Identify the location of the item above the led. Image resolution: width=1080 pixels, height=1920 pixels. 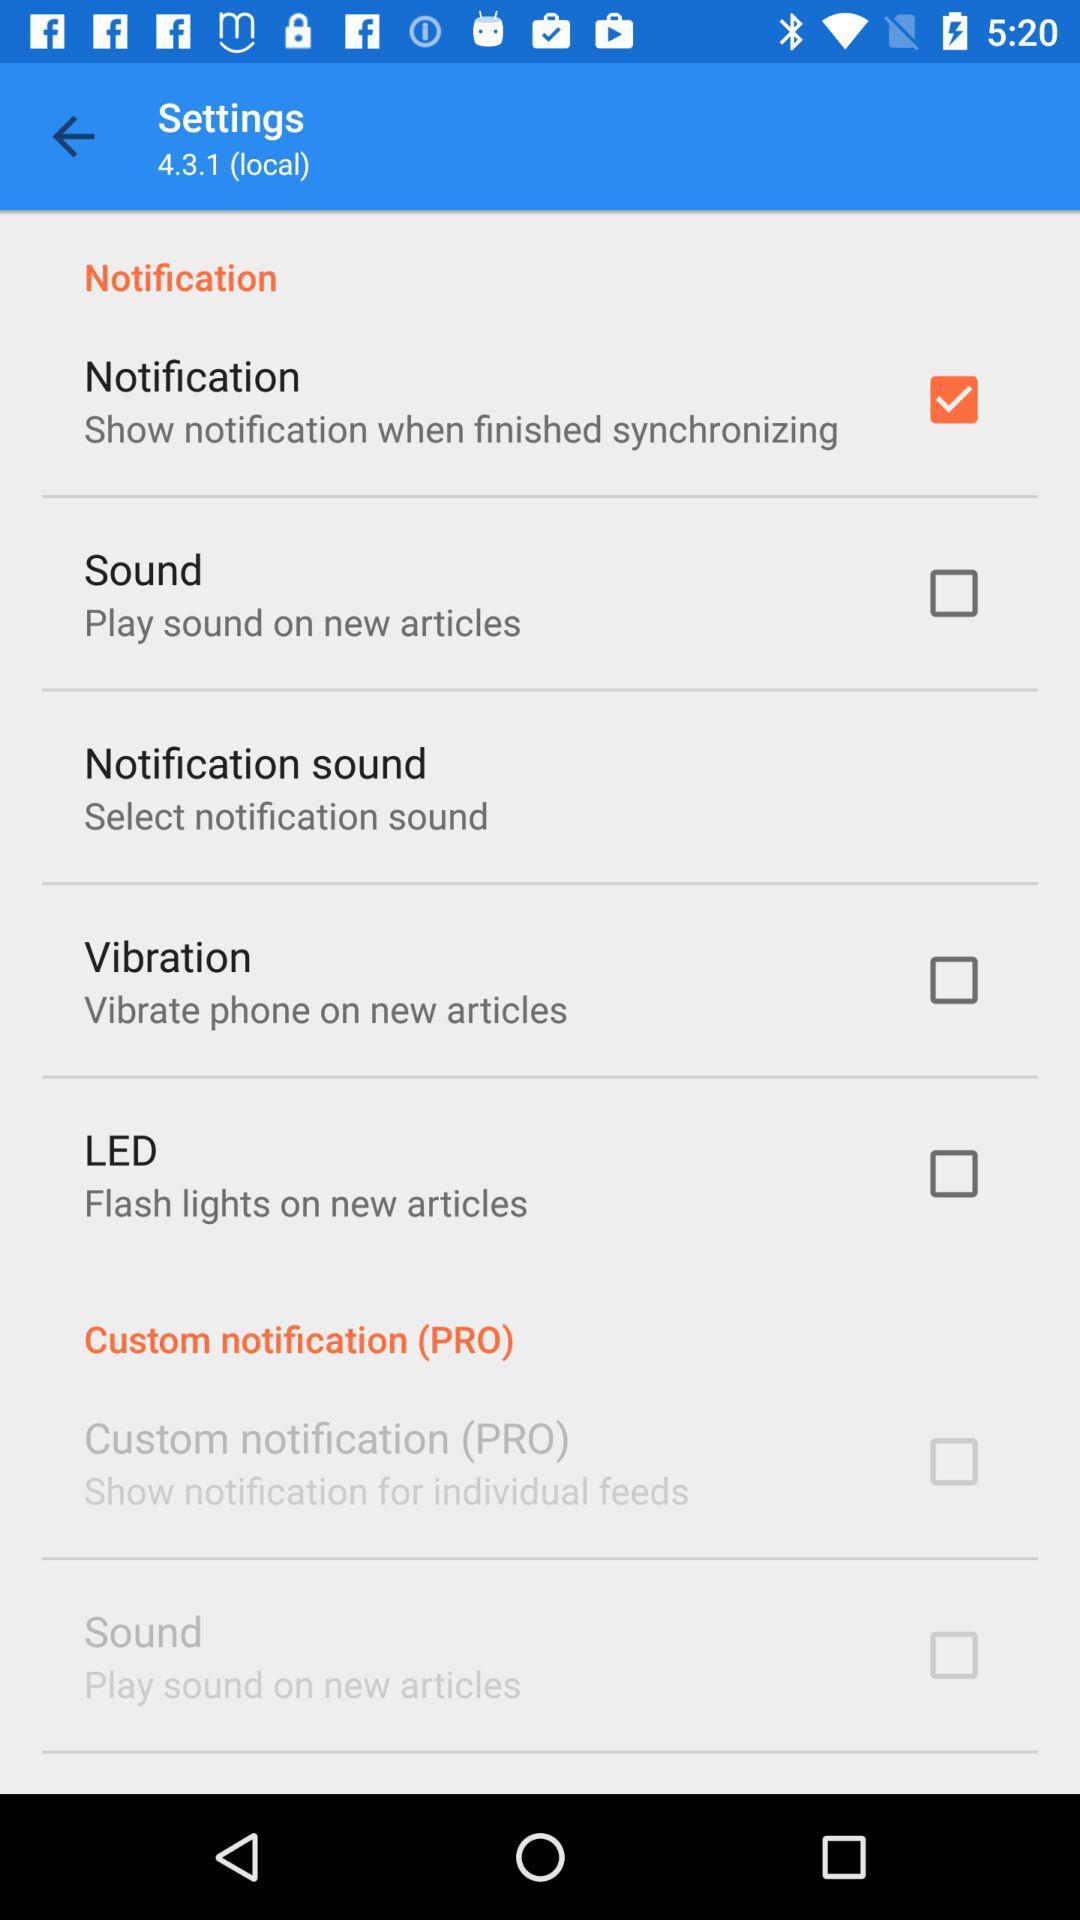
(324, 1008).